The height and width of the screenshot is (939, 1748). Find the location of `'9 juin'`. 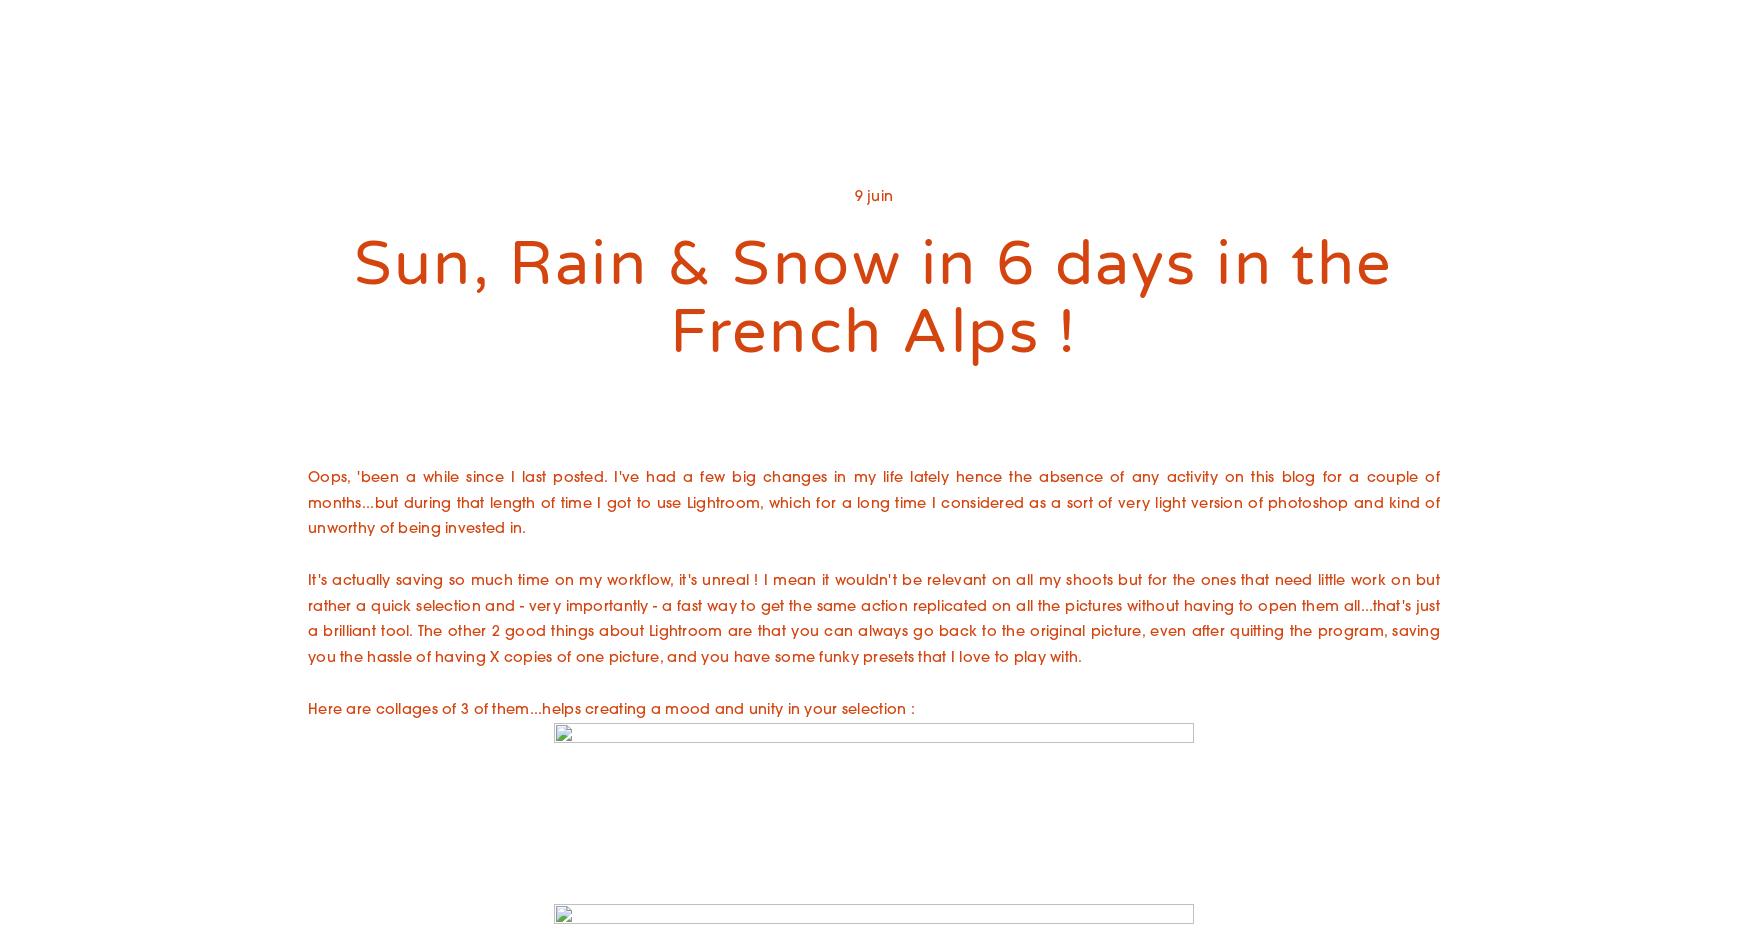

'9 juin' is located at coordinates (854, 196).